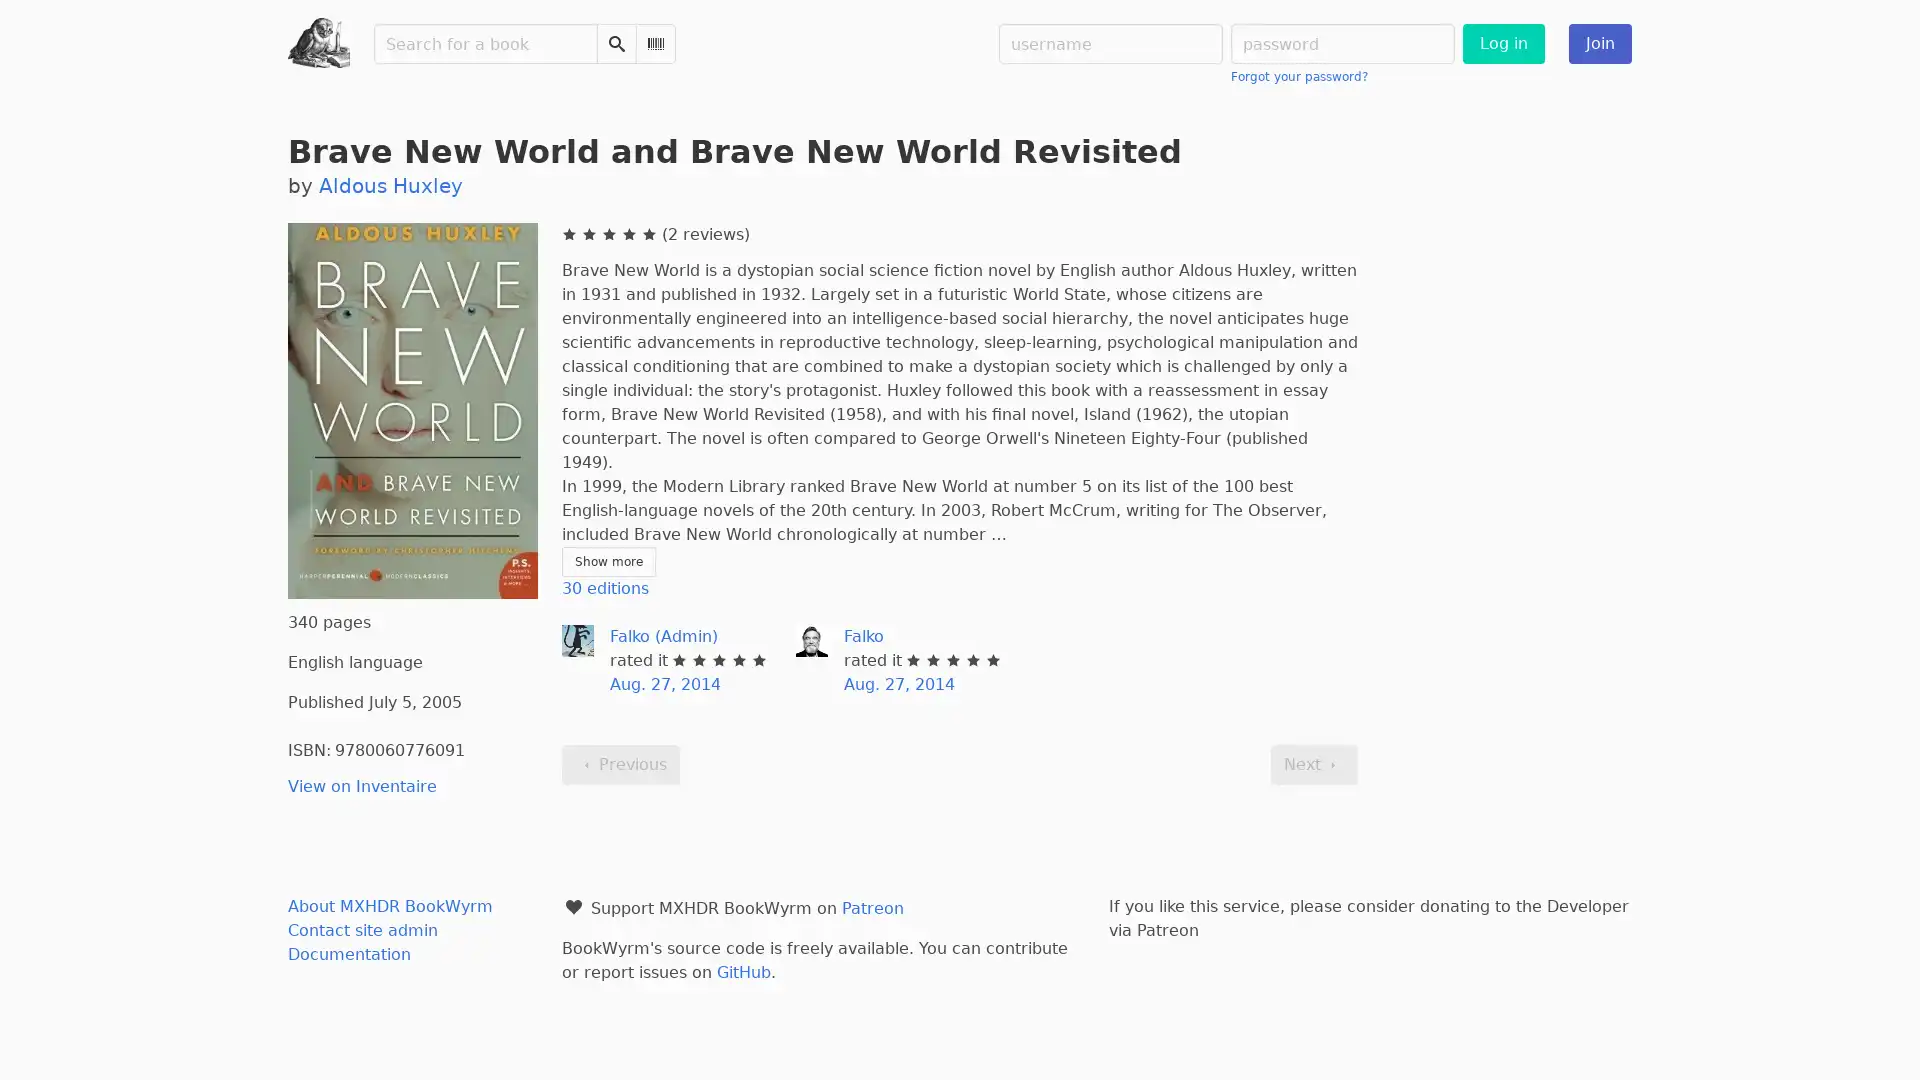 Image resolution: width=1920 pixels, height=1080 pixels. What do you see at coordinates (616, 43) in the screenshot?
I see `Search` at bounding box center [616, 43].